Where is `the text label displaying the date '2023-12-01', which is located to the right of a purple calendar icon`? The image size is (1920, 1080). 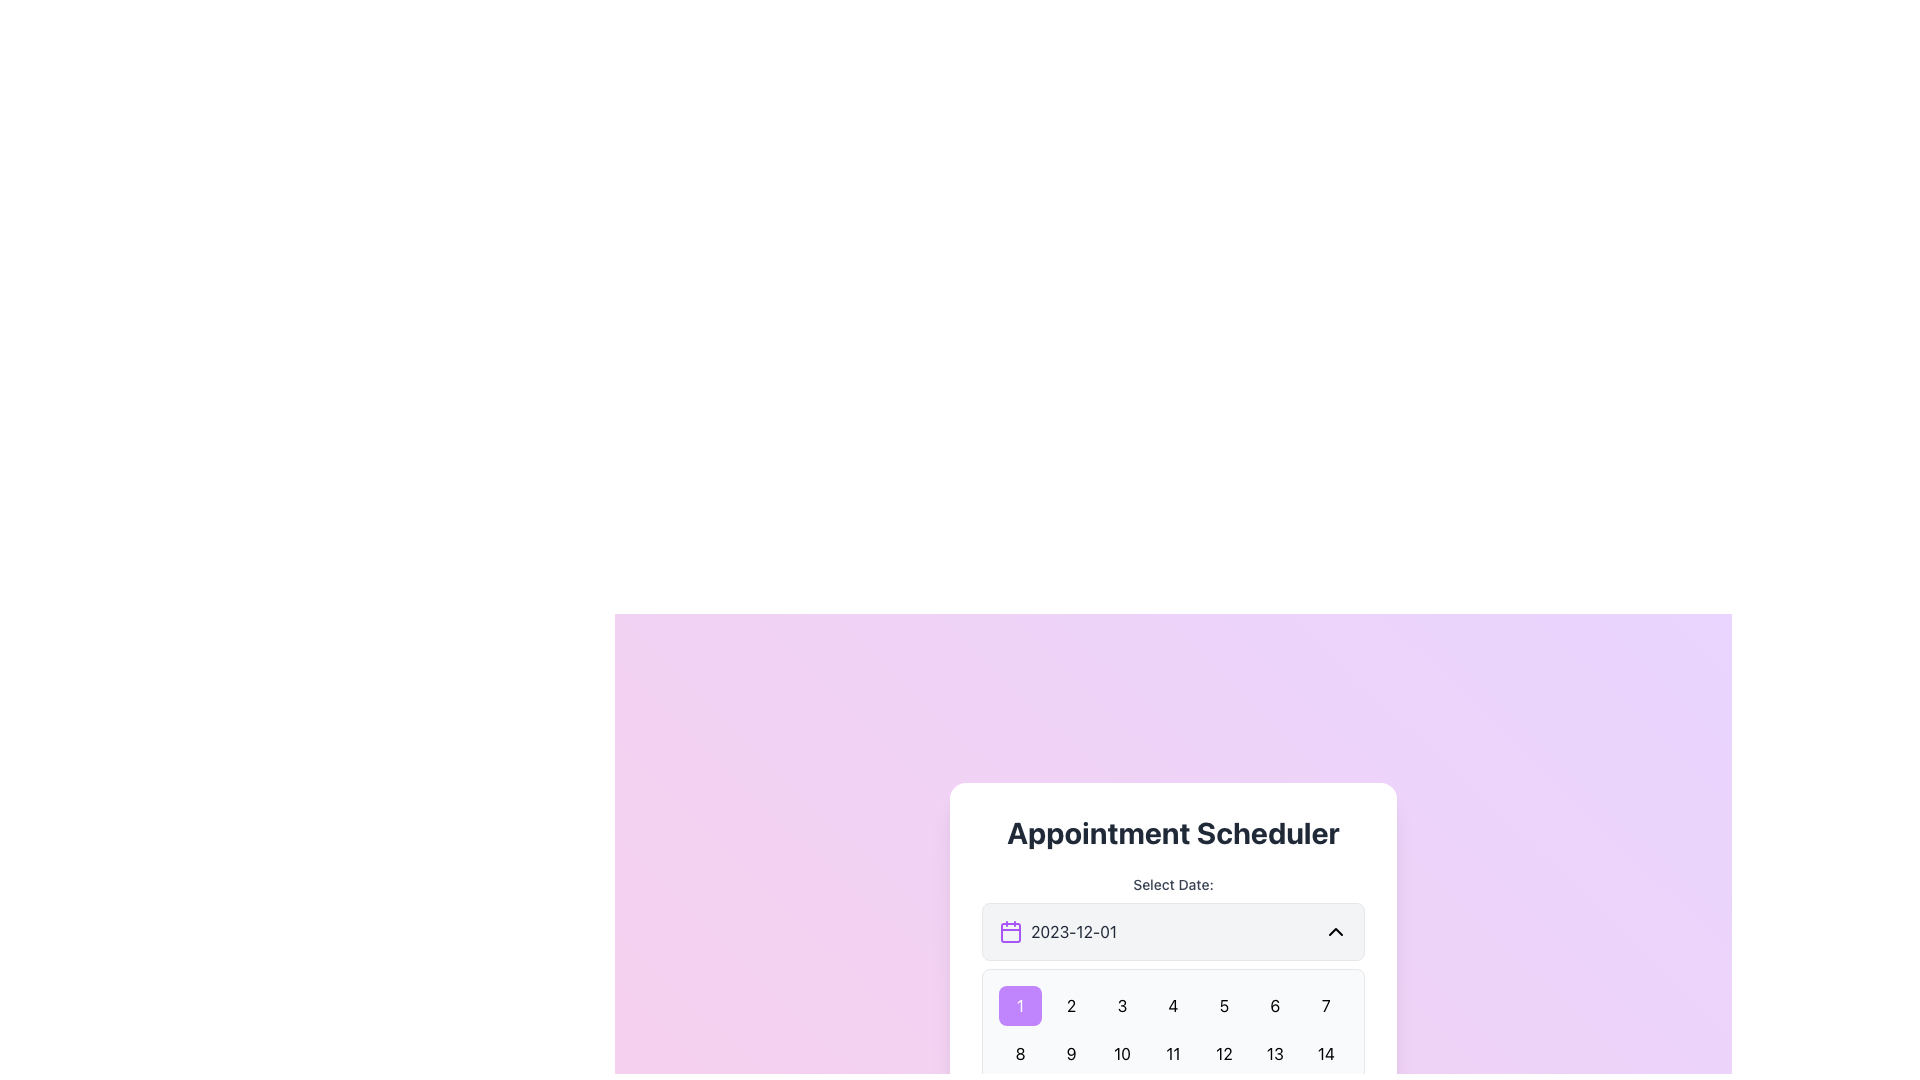 the text label displaying the date '2023-12-01', which is located to the right of a purple calendar icon is located at coordinates (1073, 932).